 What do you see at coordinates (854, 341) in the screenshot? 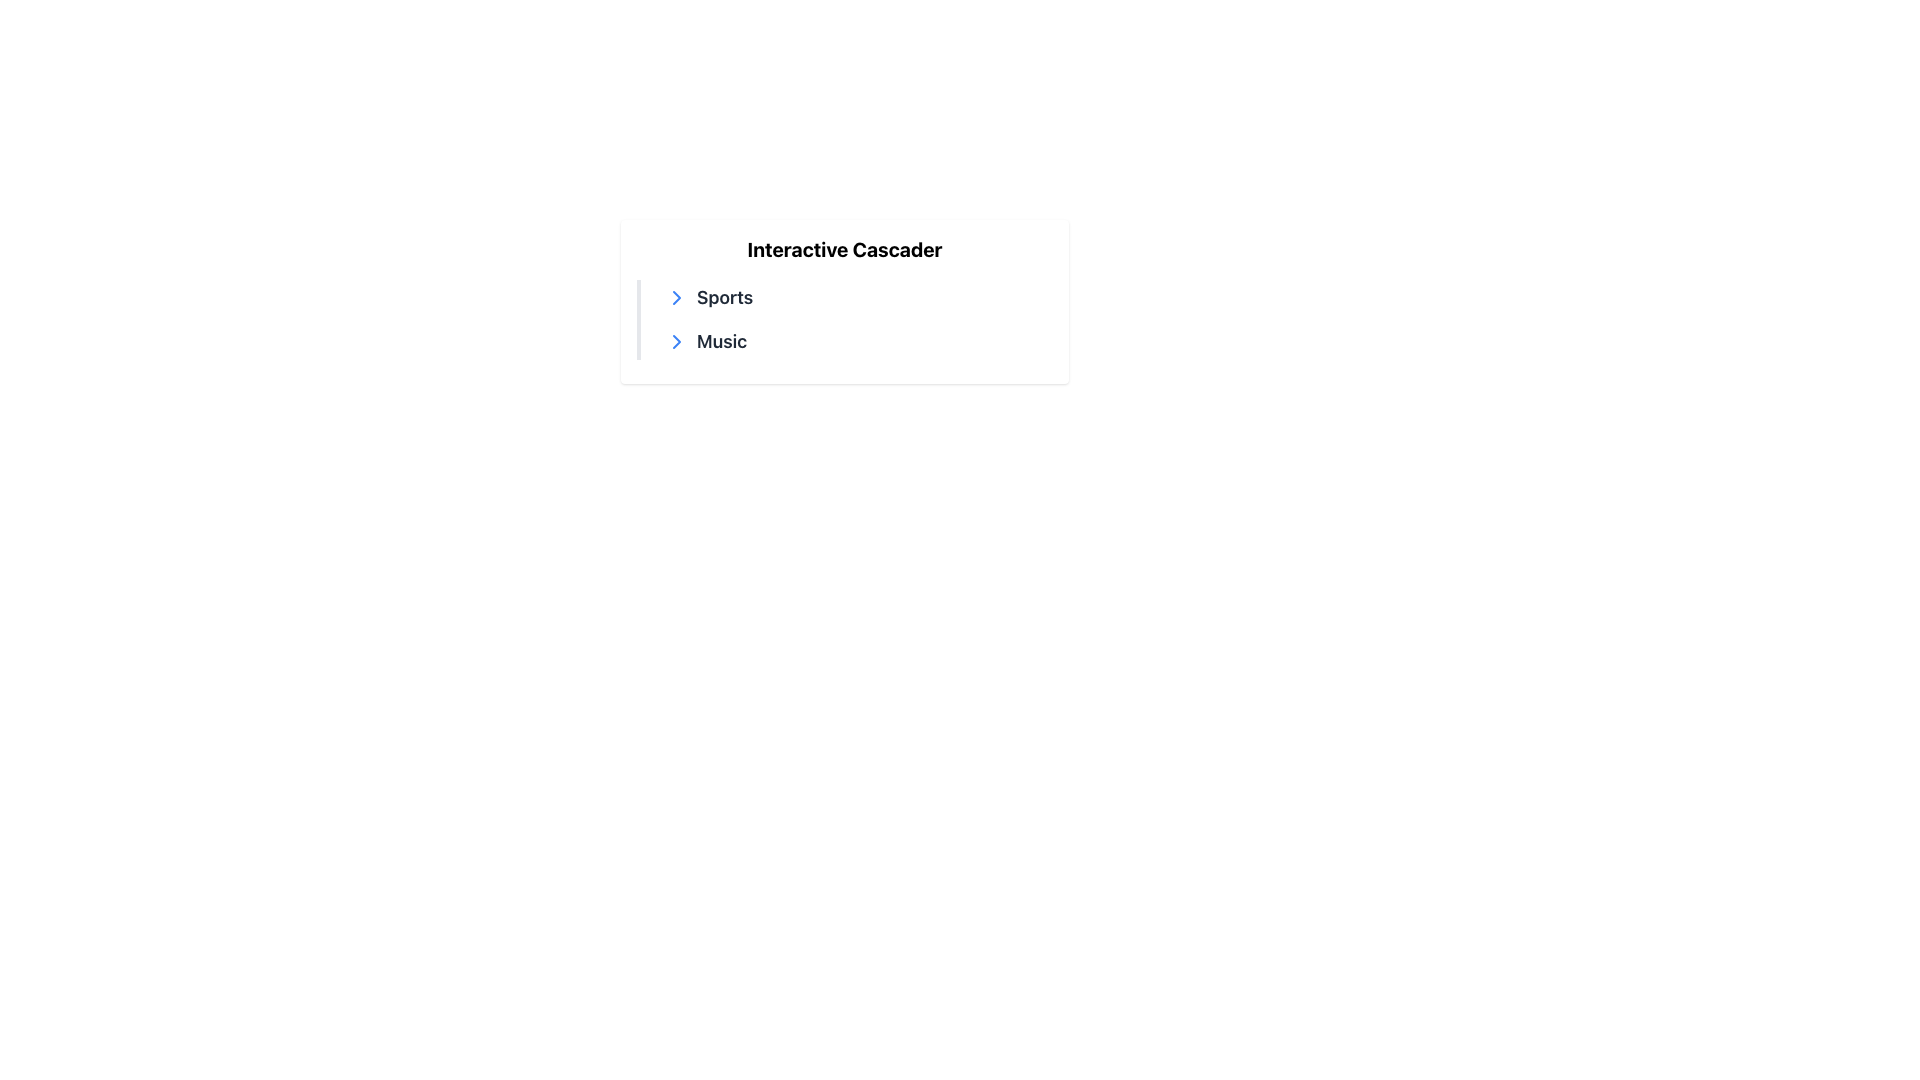
I see `the 'Music' dropdown menu item located beneath 'Sports' in the 'Interactive Cascader' dropdown to change its background` at bounding box center [854, 341].